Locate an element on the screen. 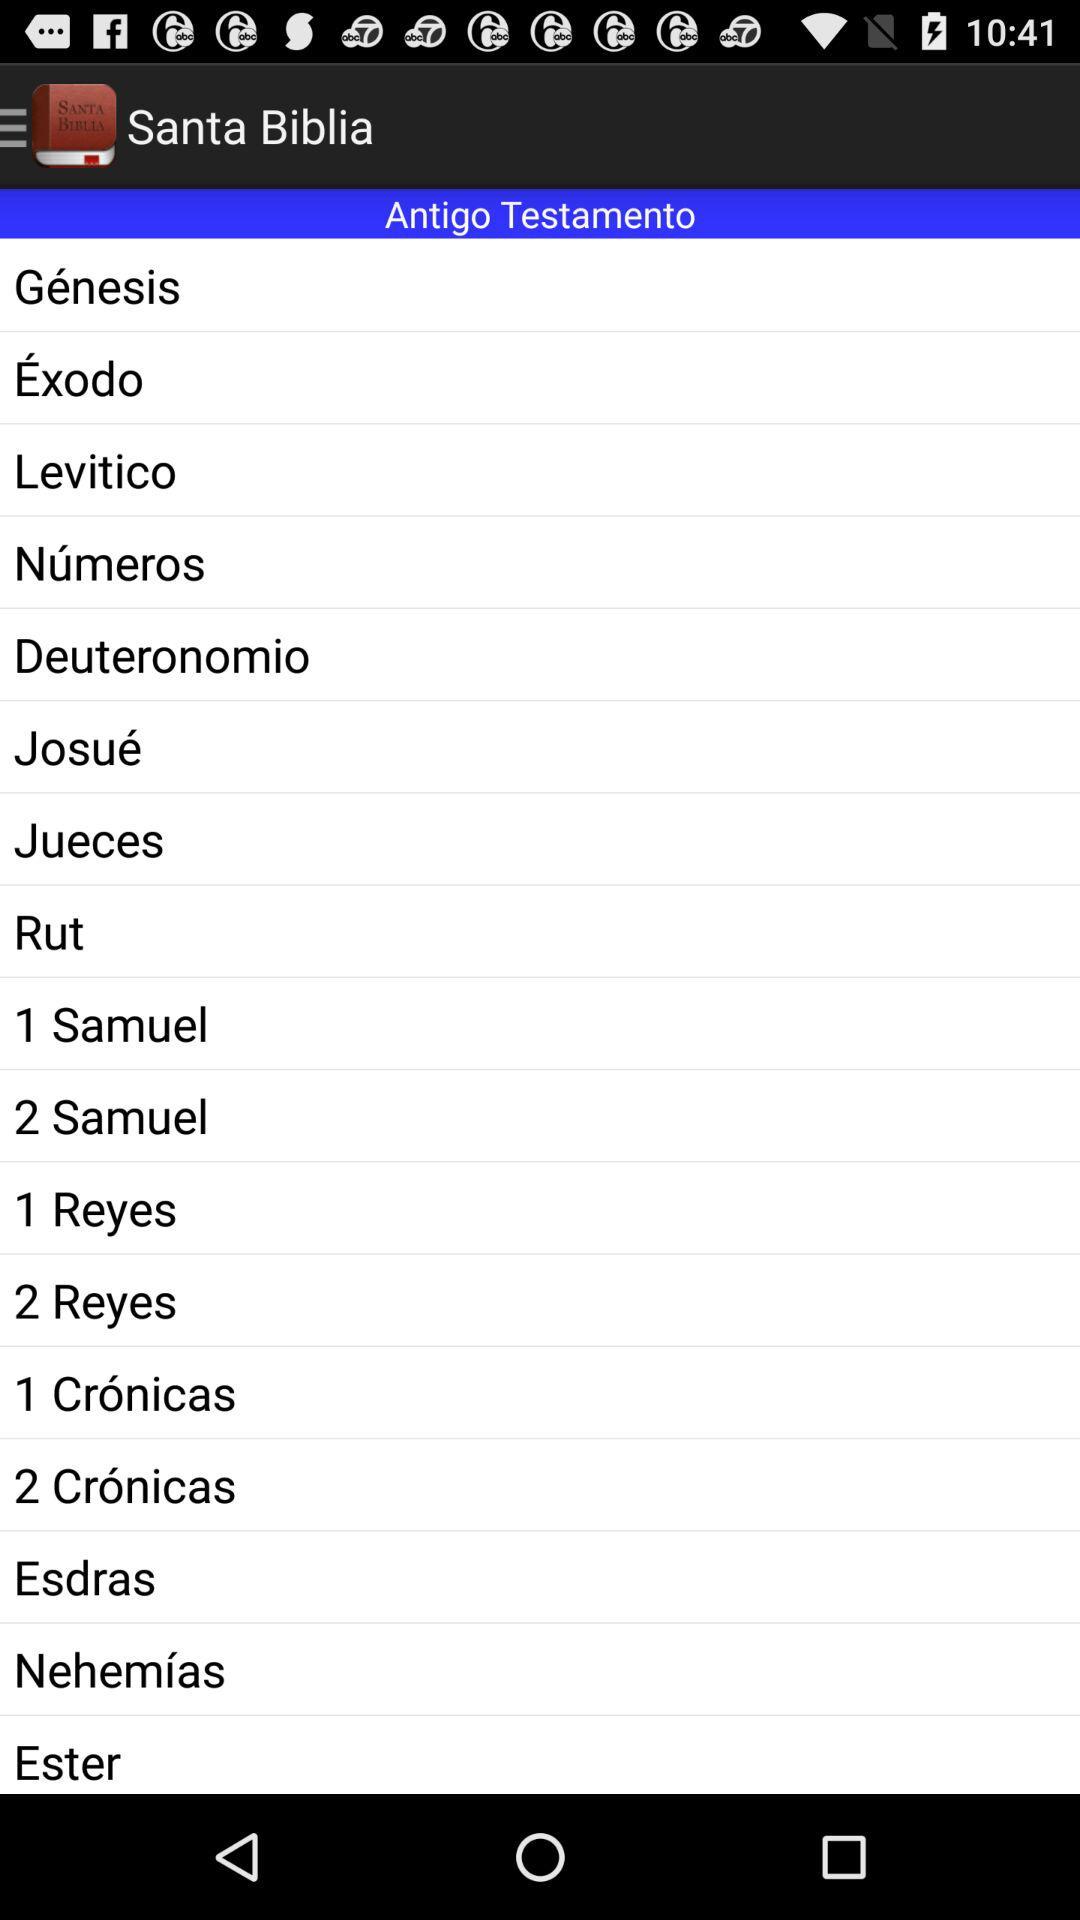 The image size is (1080, 1920). icon below 1 samuel item is located at coordinates (540, 1114).